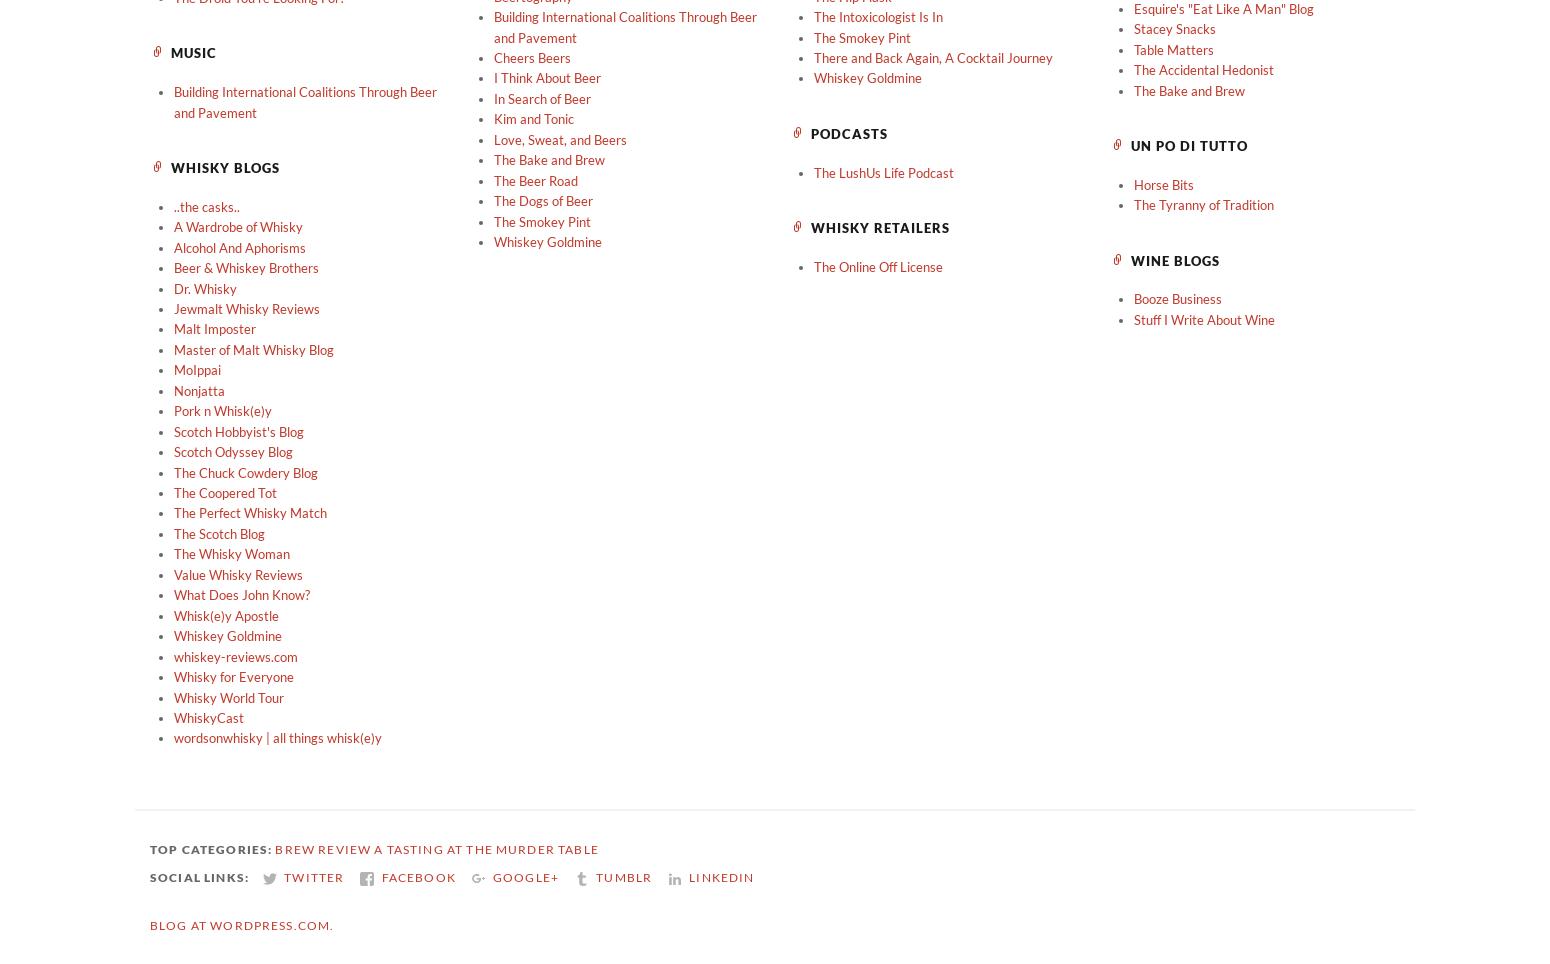  I want to click on 'Whisky Blogs', so click(224, 167).